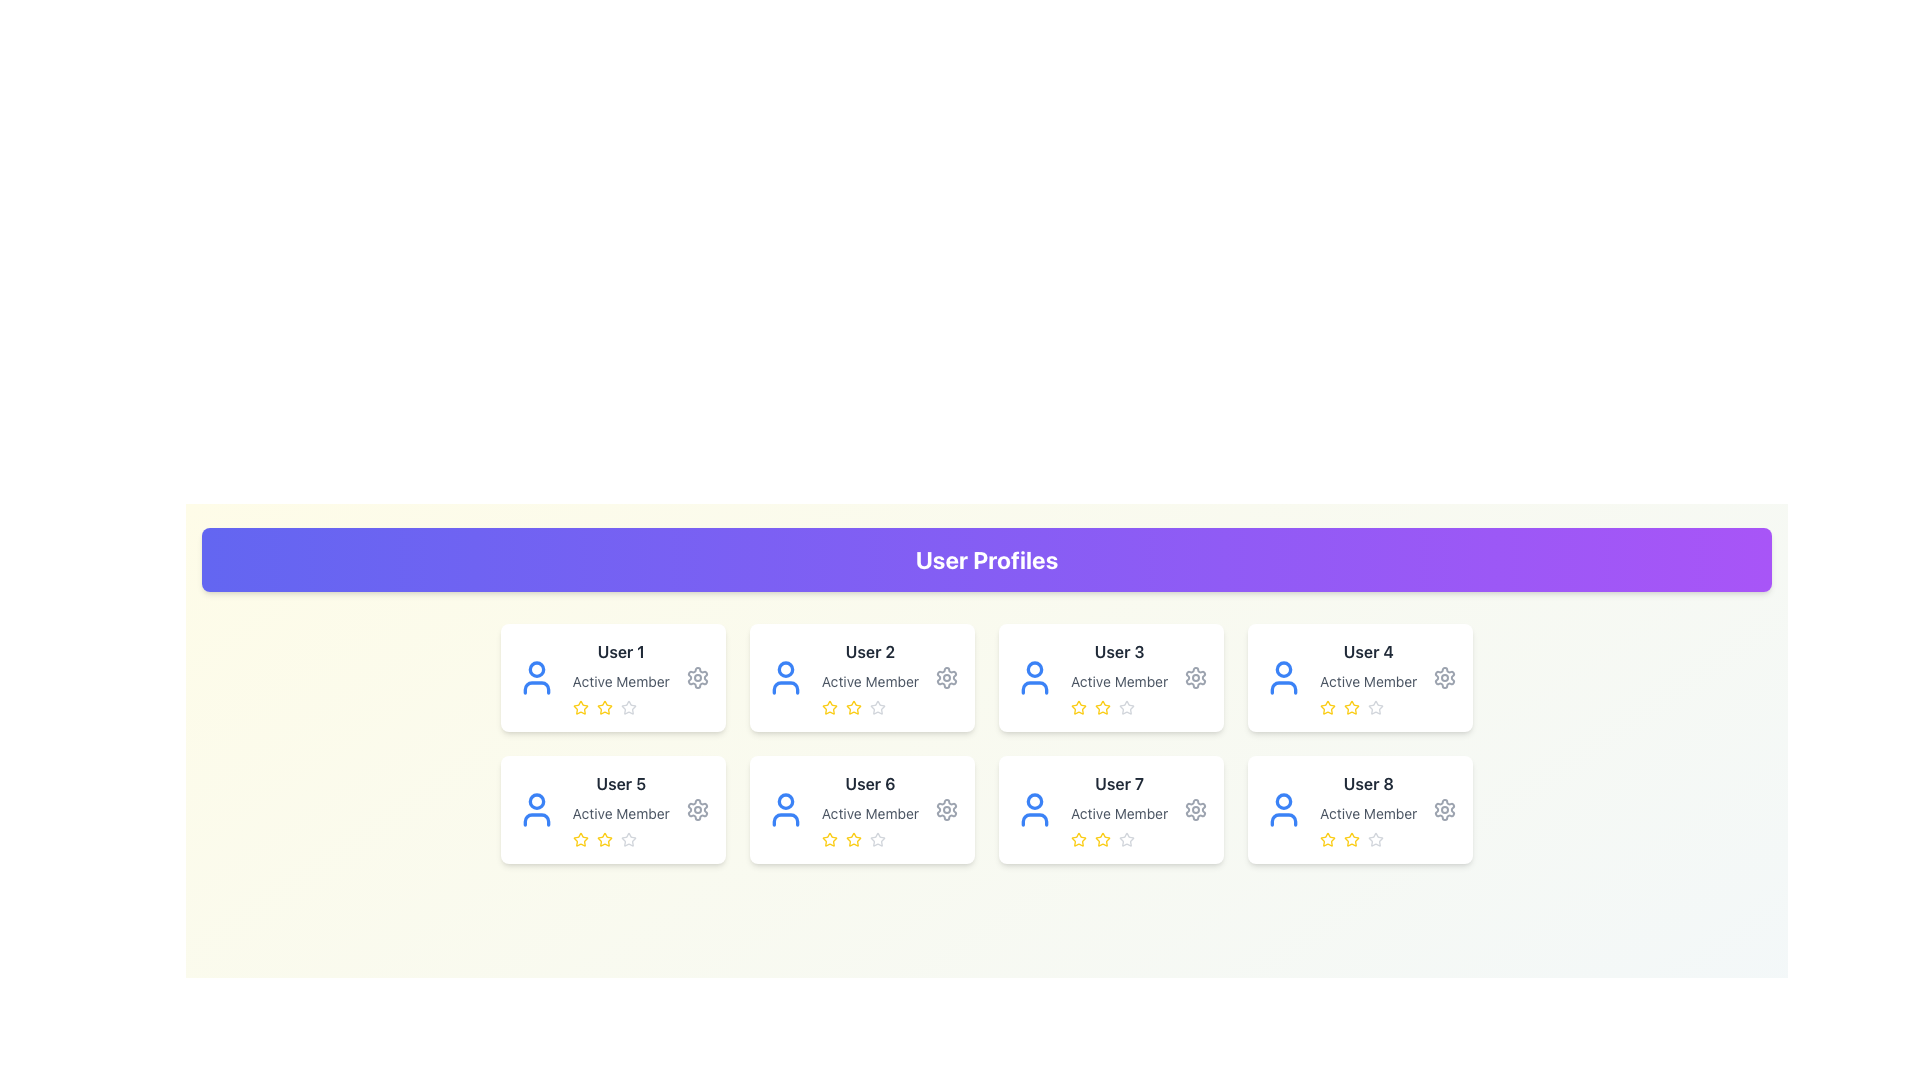 The width and height of the screenshot is (1920, 1080). Describe the element at coordinates (1284, 820) in the screenshot. I see `the lower segment (torso) of the SVG icon representing the user profile picture for 'User 8' in the profile card grid layout` at that location.